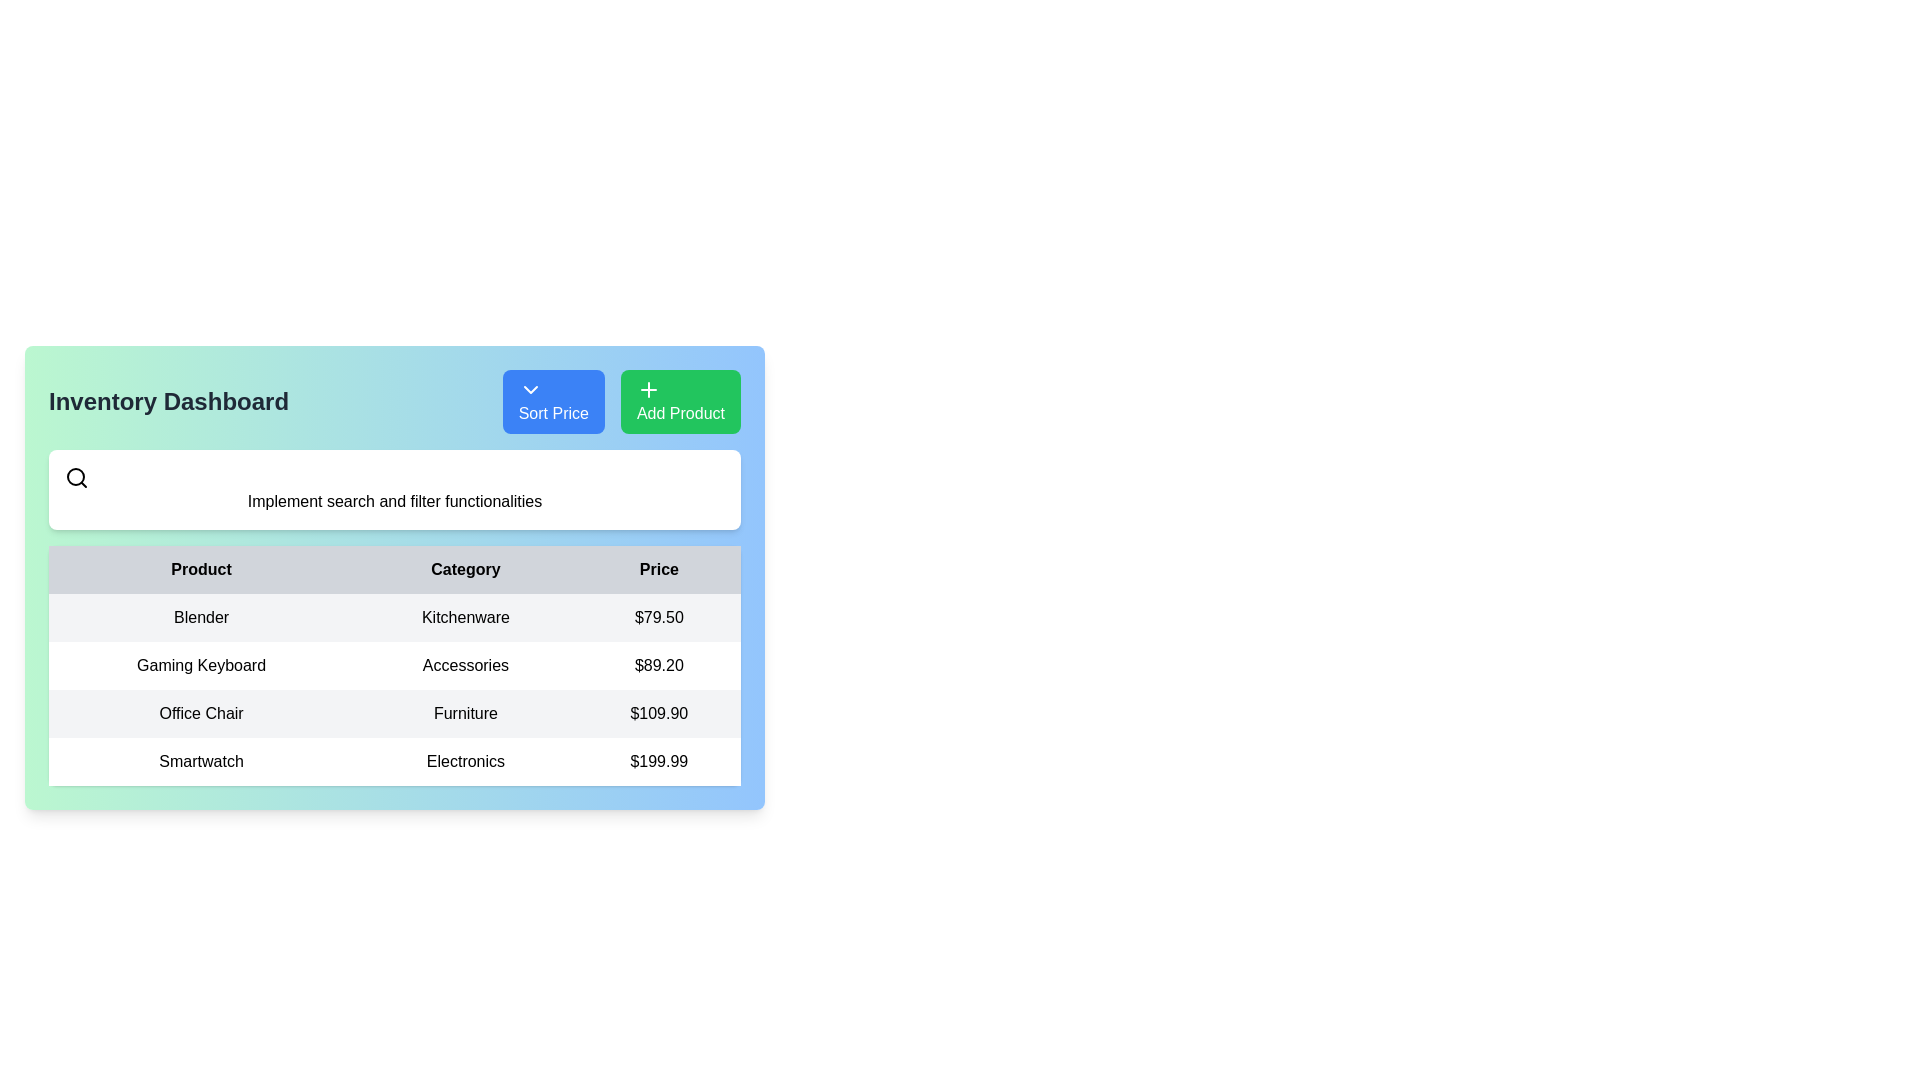 The width and height of the screenshot is (1920, 1080). I want to click on the second row of the product information display, so click(394, 666).